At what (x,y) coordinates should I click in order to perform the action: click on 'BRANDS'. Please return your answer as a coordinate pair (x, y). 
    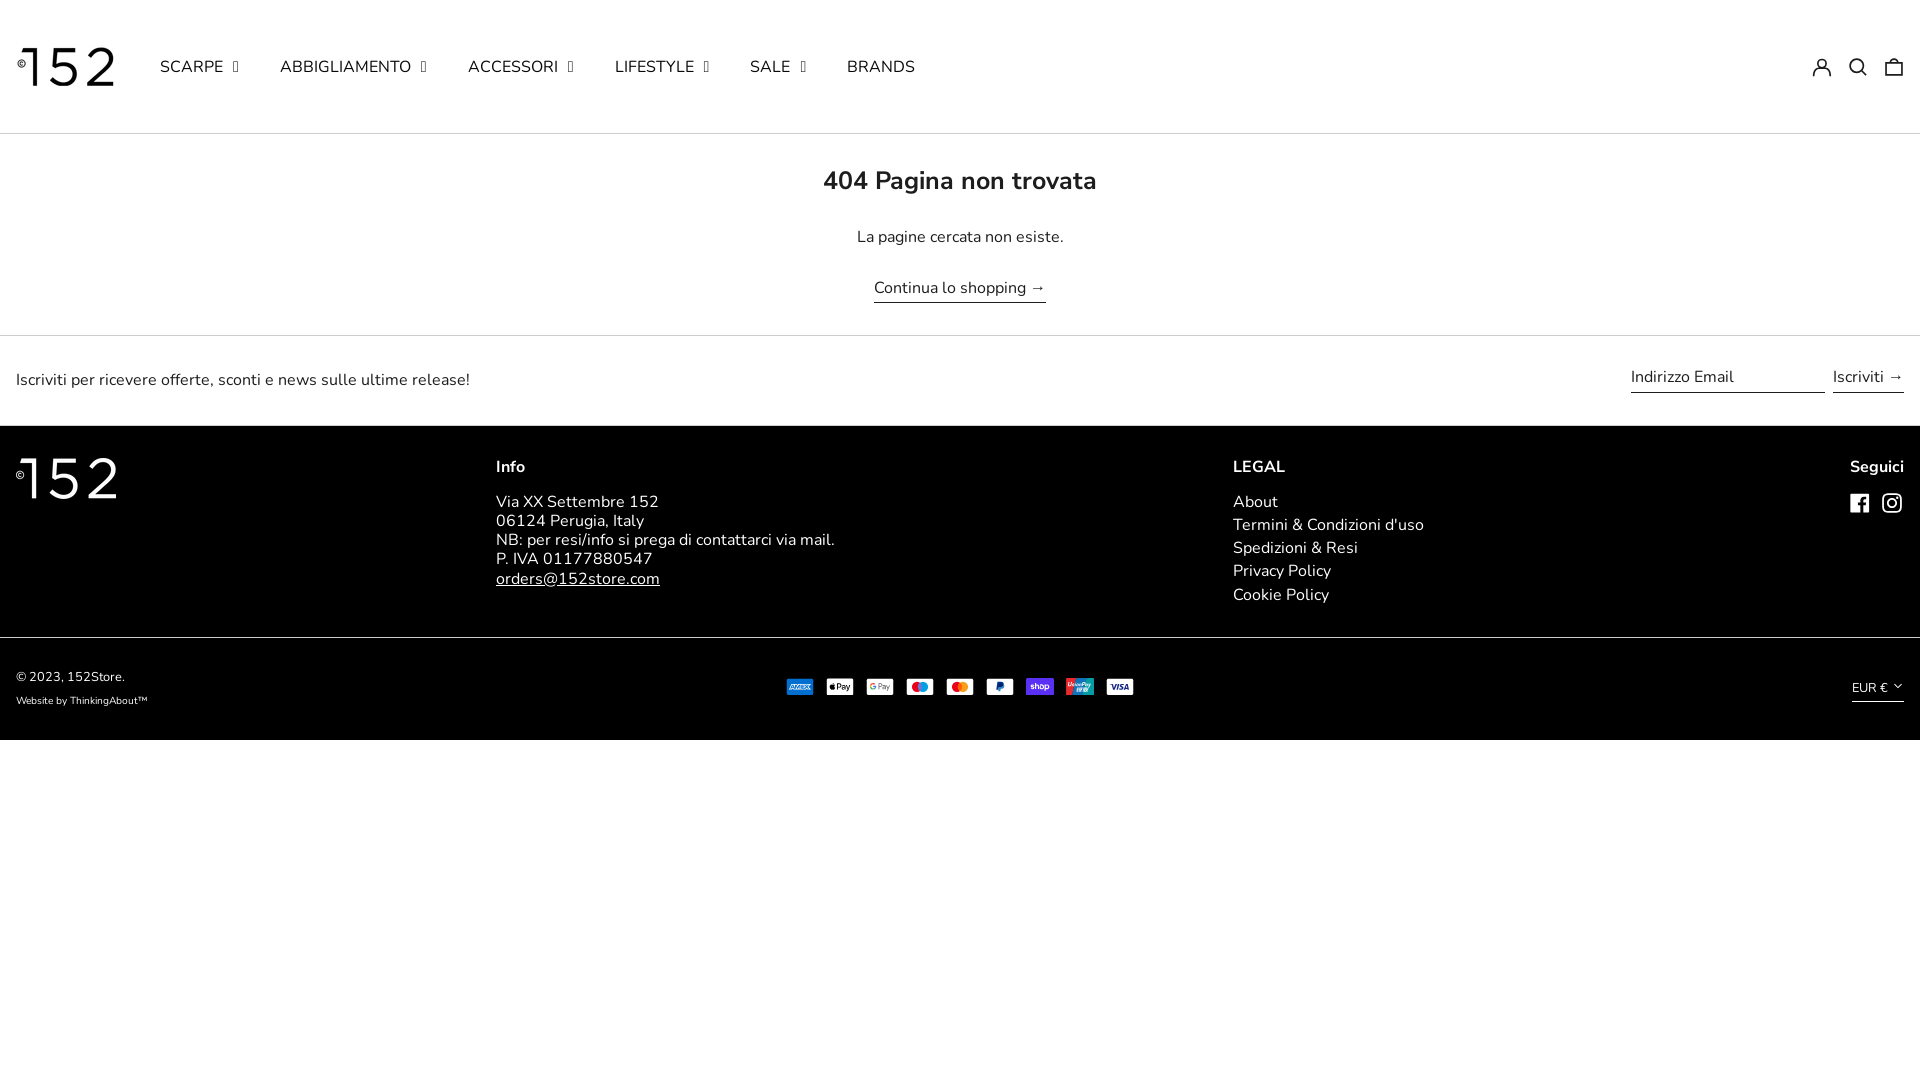
    Looking at the image, I should click on (880, 65).